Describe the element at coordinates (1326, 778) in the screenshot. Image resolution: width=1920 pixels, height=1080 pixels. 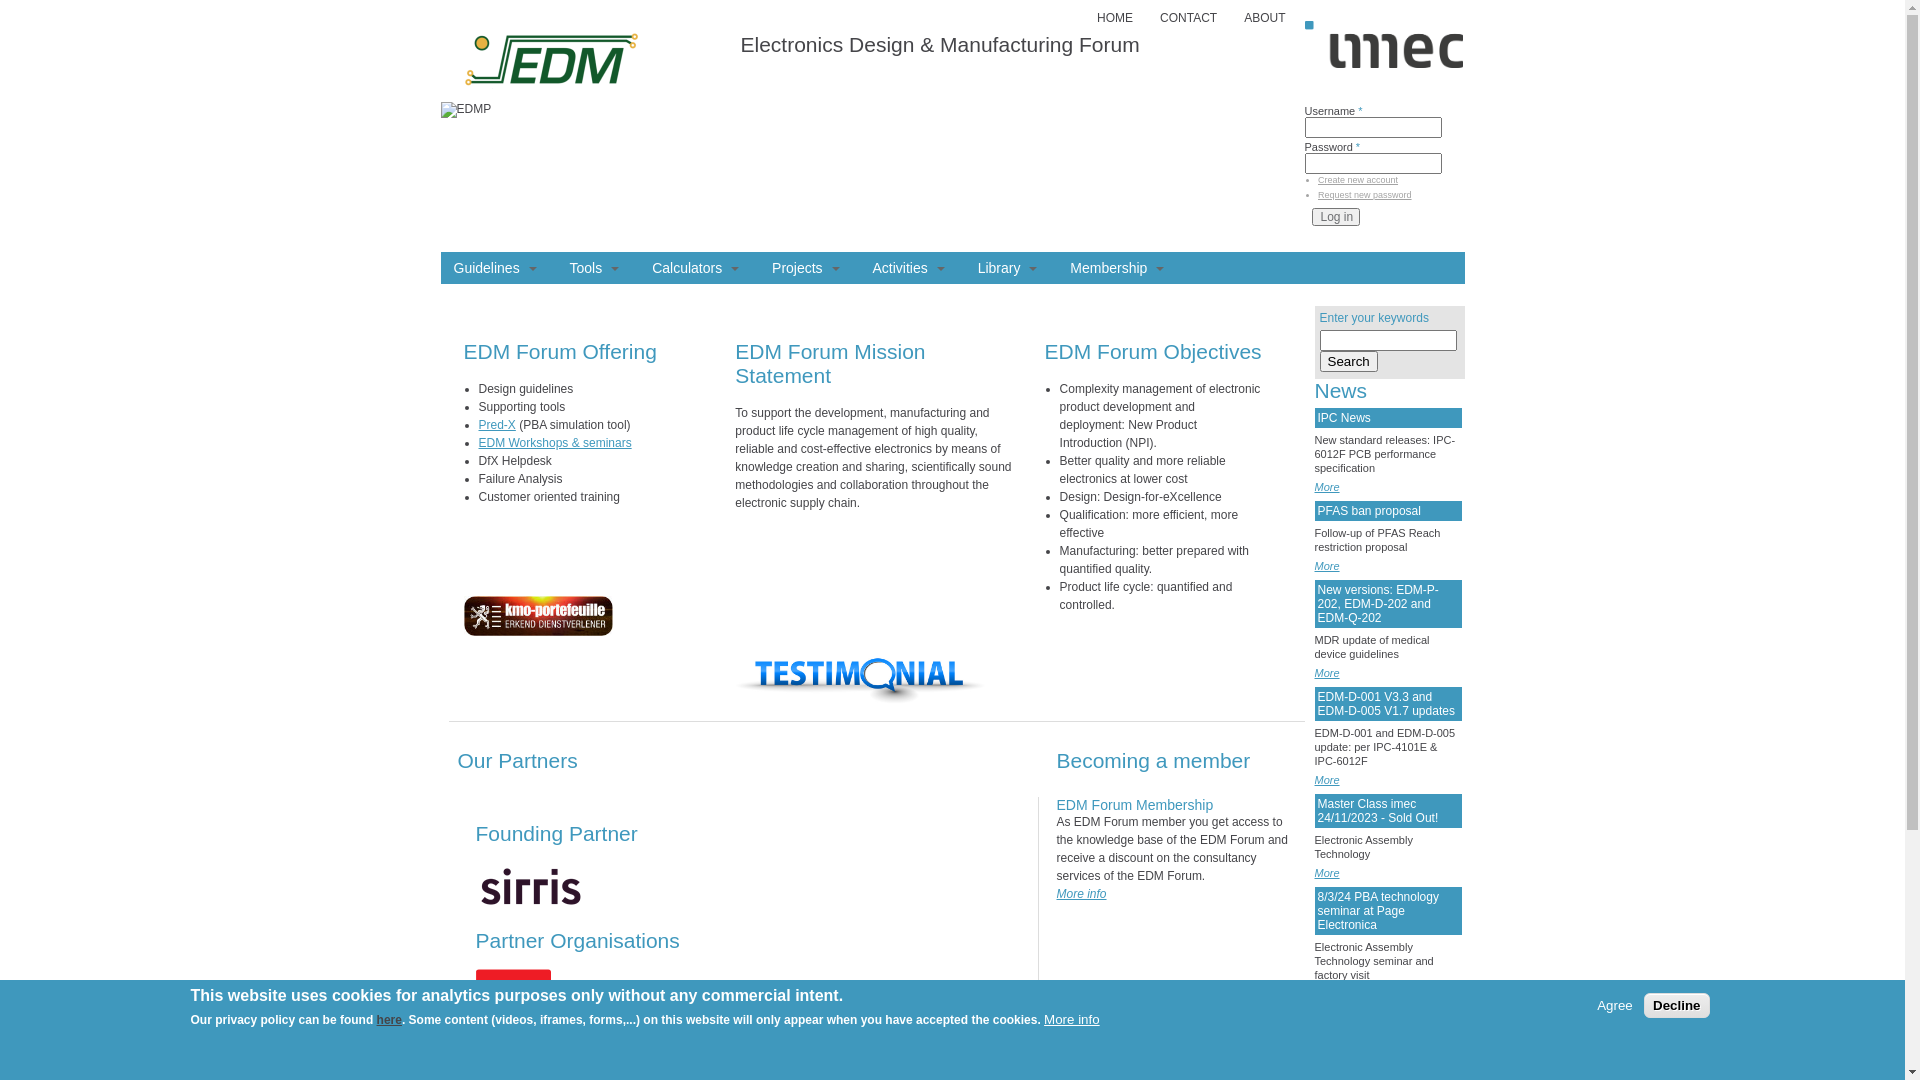
I see `'More'` at that location.